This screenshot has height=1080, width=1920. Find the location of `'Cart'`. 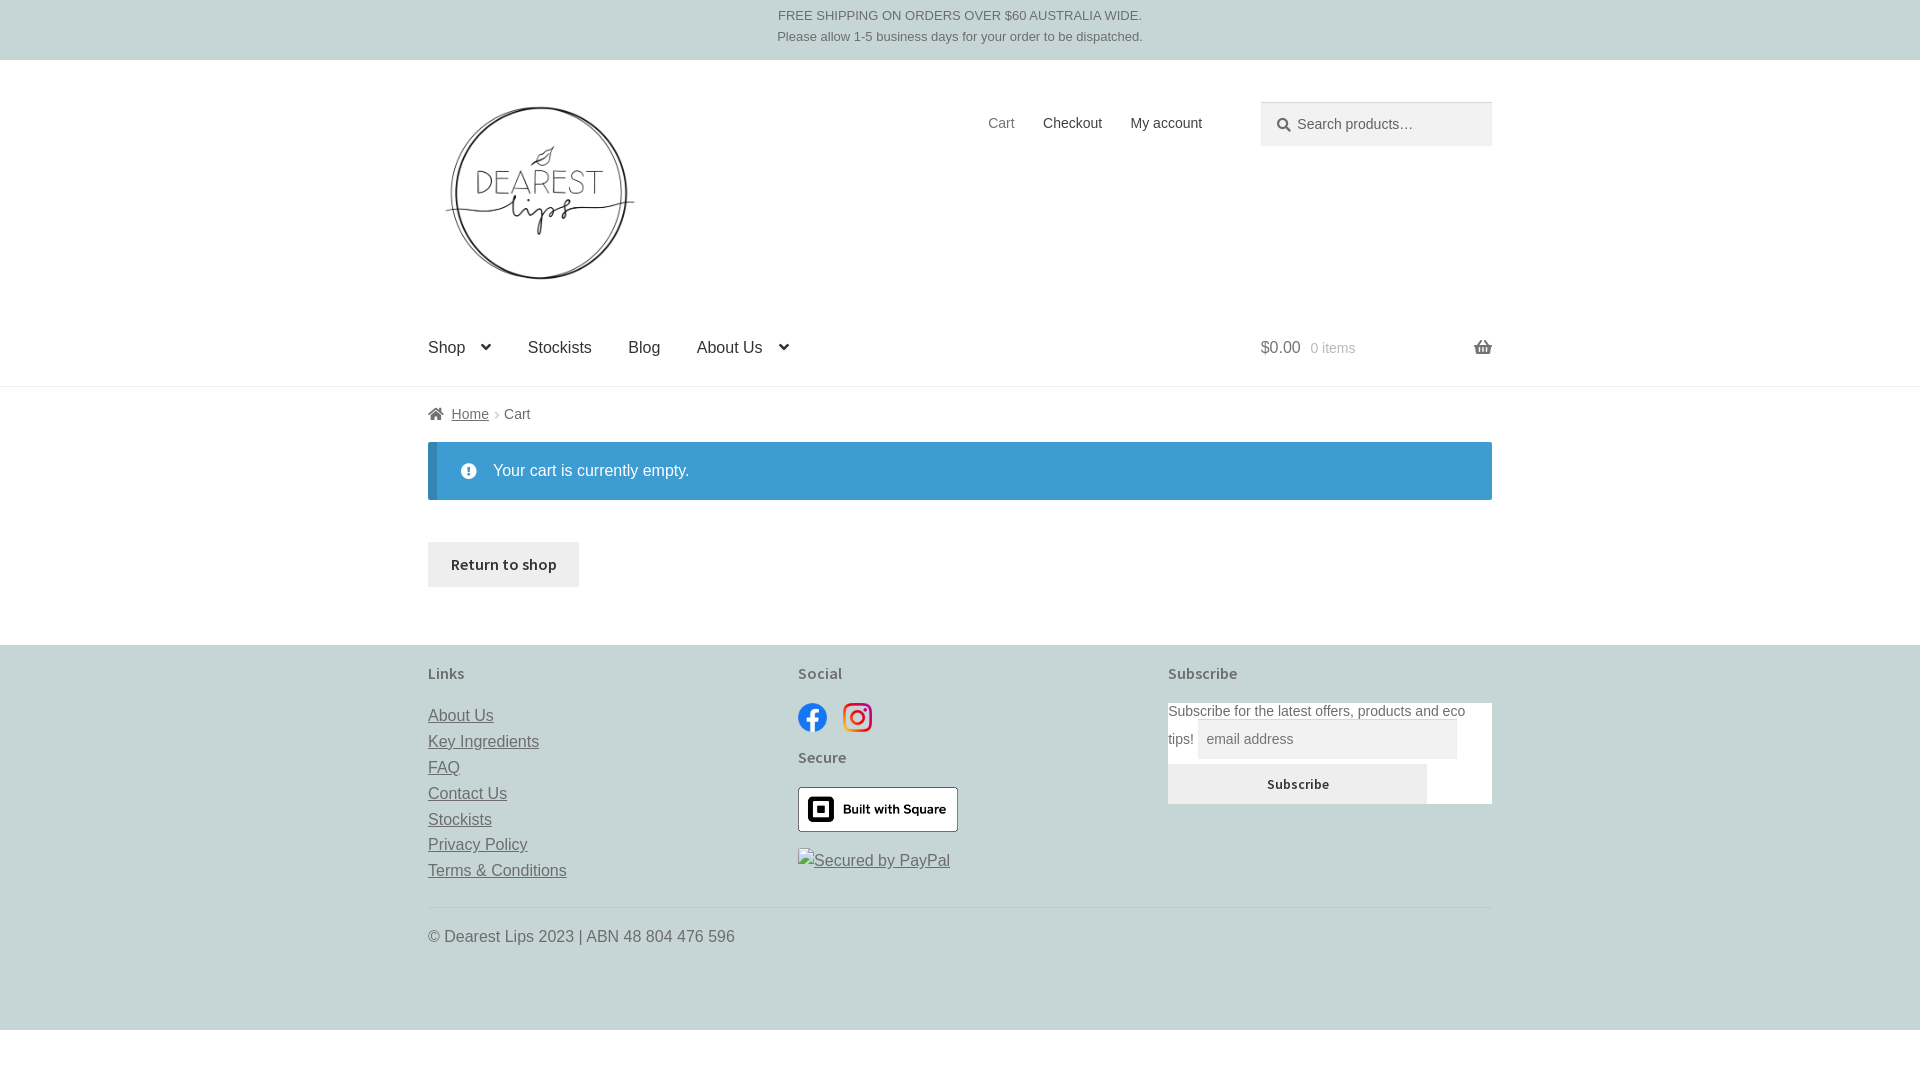

'Cart' is located at coordinates (1001, 123).